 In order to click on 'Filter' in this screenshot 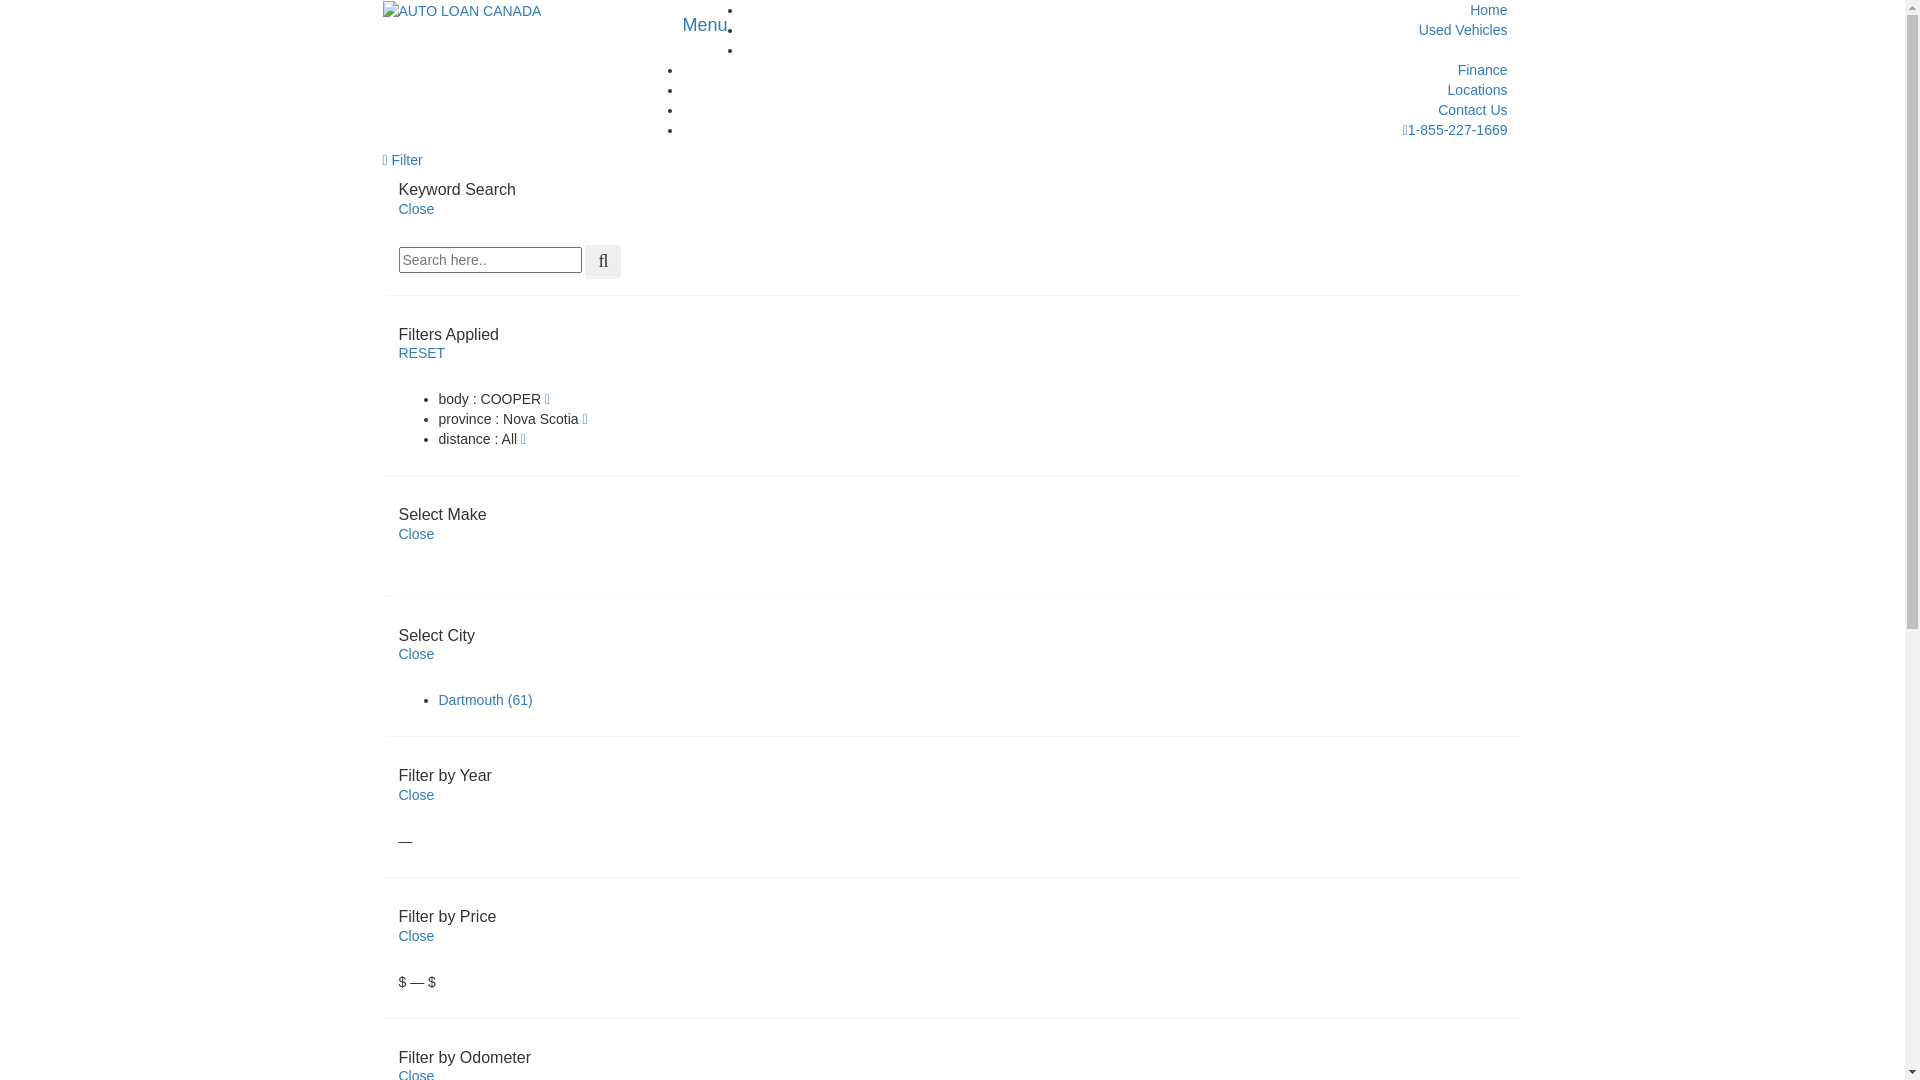, I will do `click(401, 158)`.